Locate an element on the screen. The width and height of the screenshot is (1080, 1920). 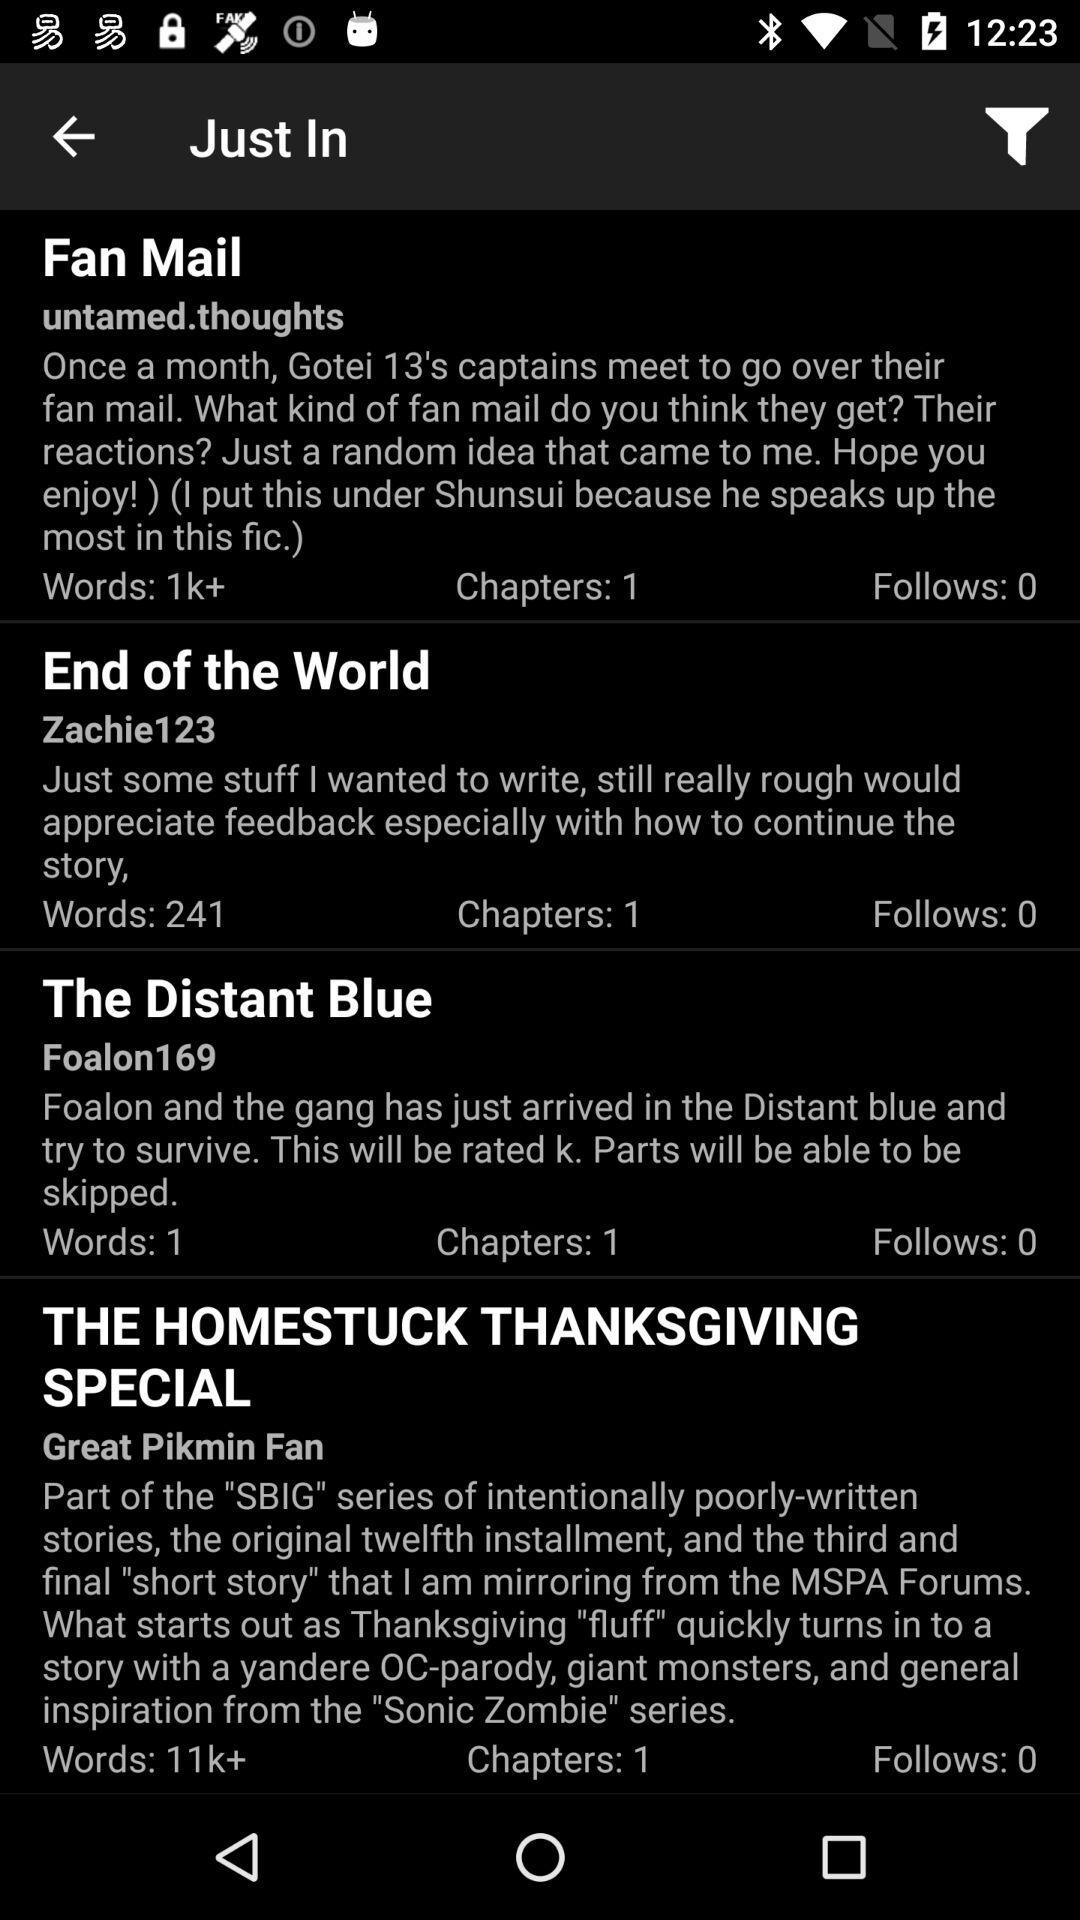
the app to the right of the just in is located at coordinates (1017, 135).